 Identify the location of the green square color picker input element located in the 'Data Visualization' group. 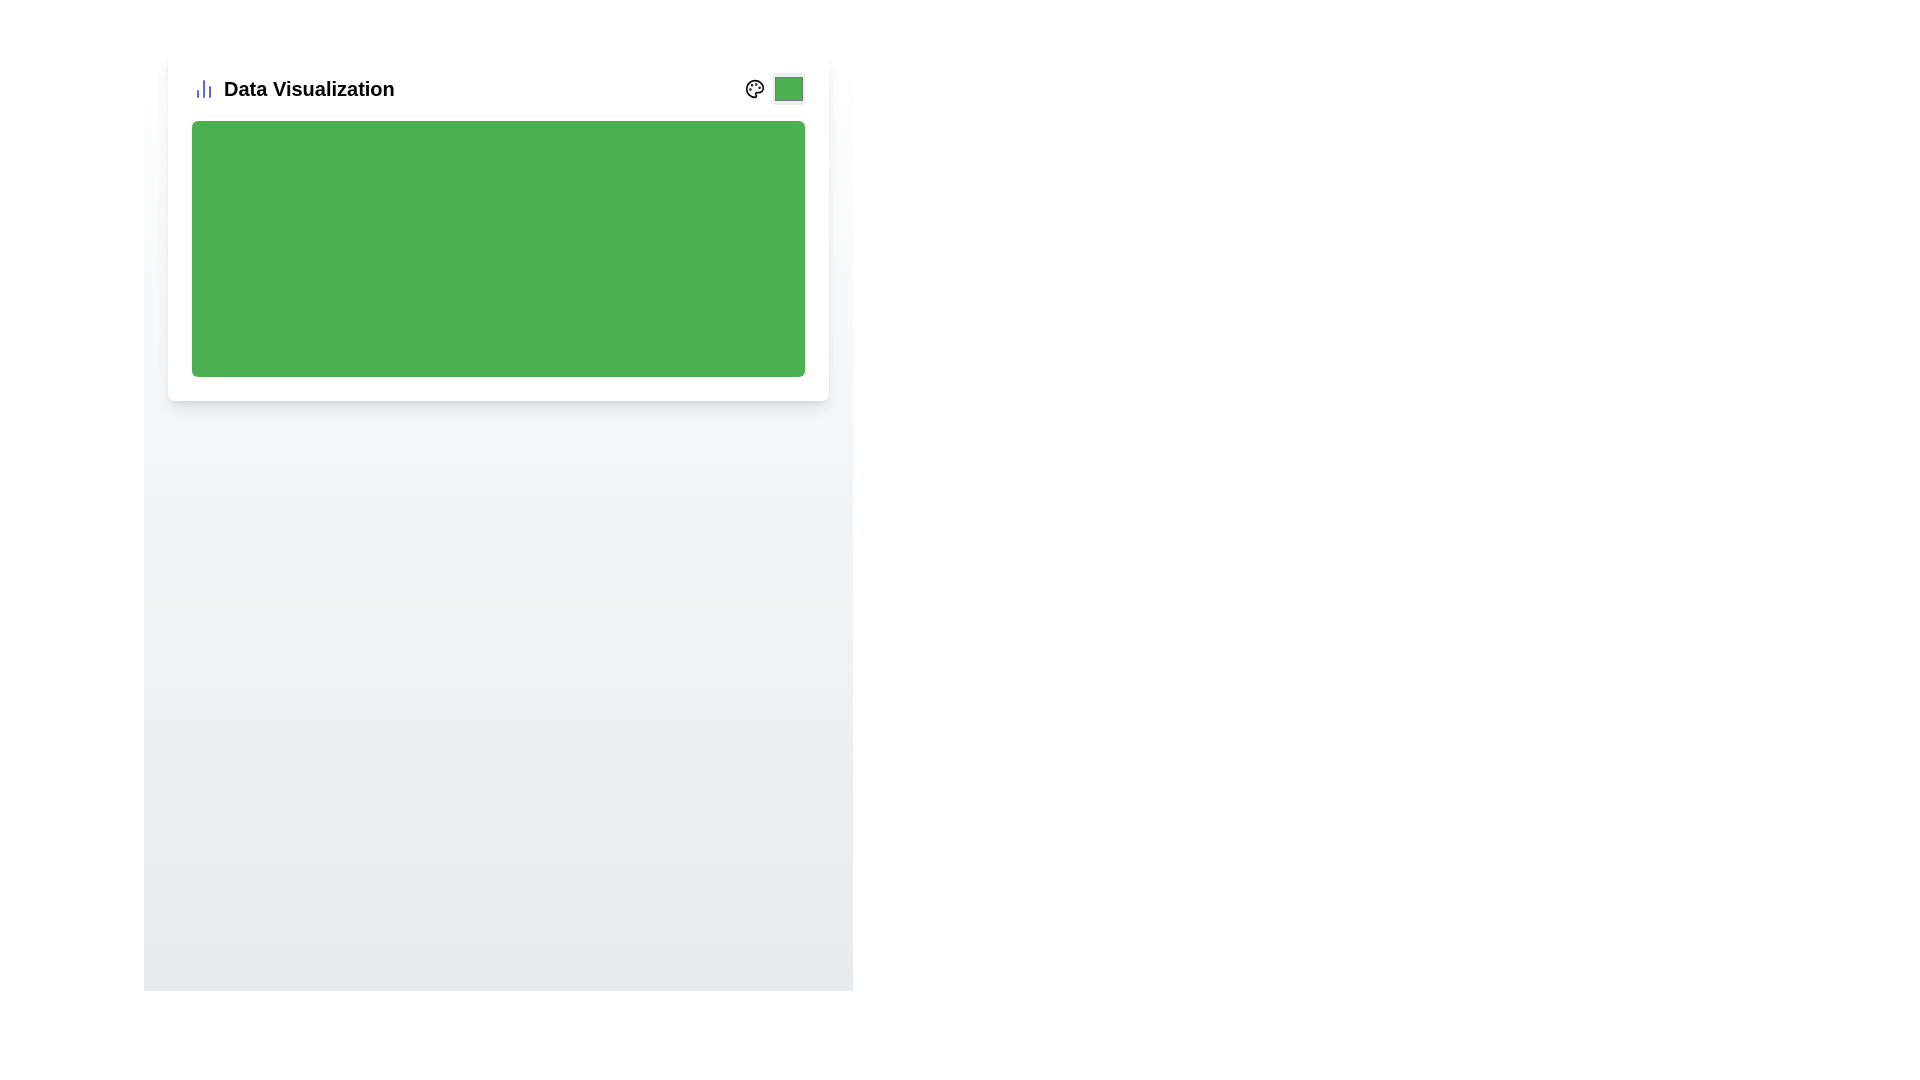
(773, 87).